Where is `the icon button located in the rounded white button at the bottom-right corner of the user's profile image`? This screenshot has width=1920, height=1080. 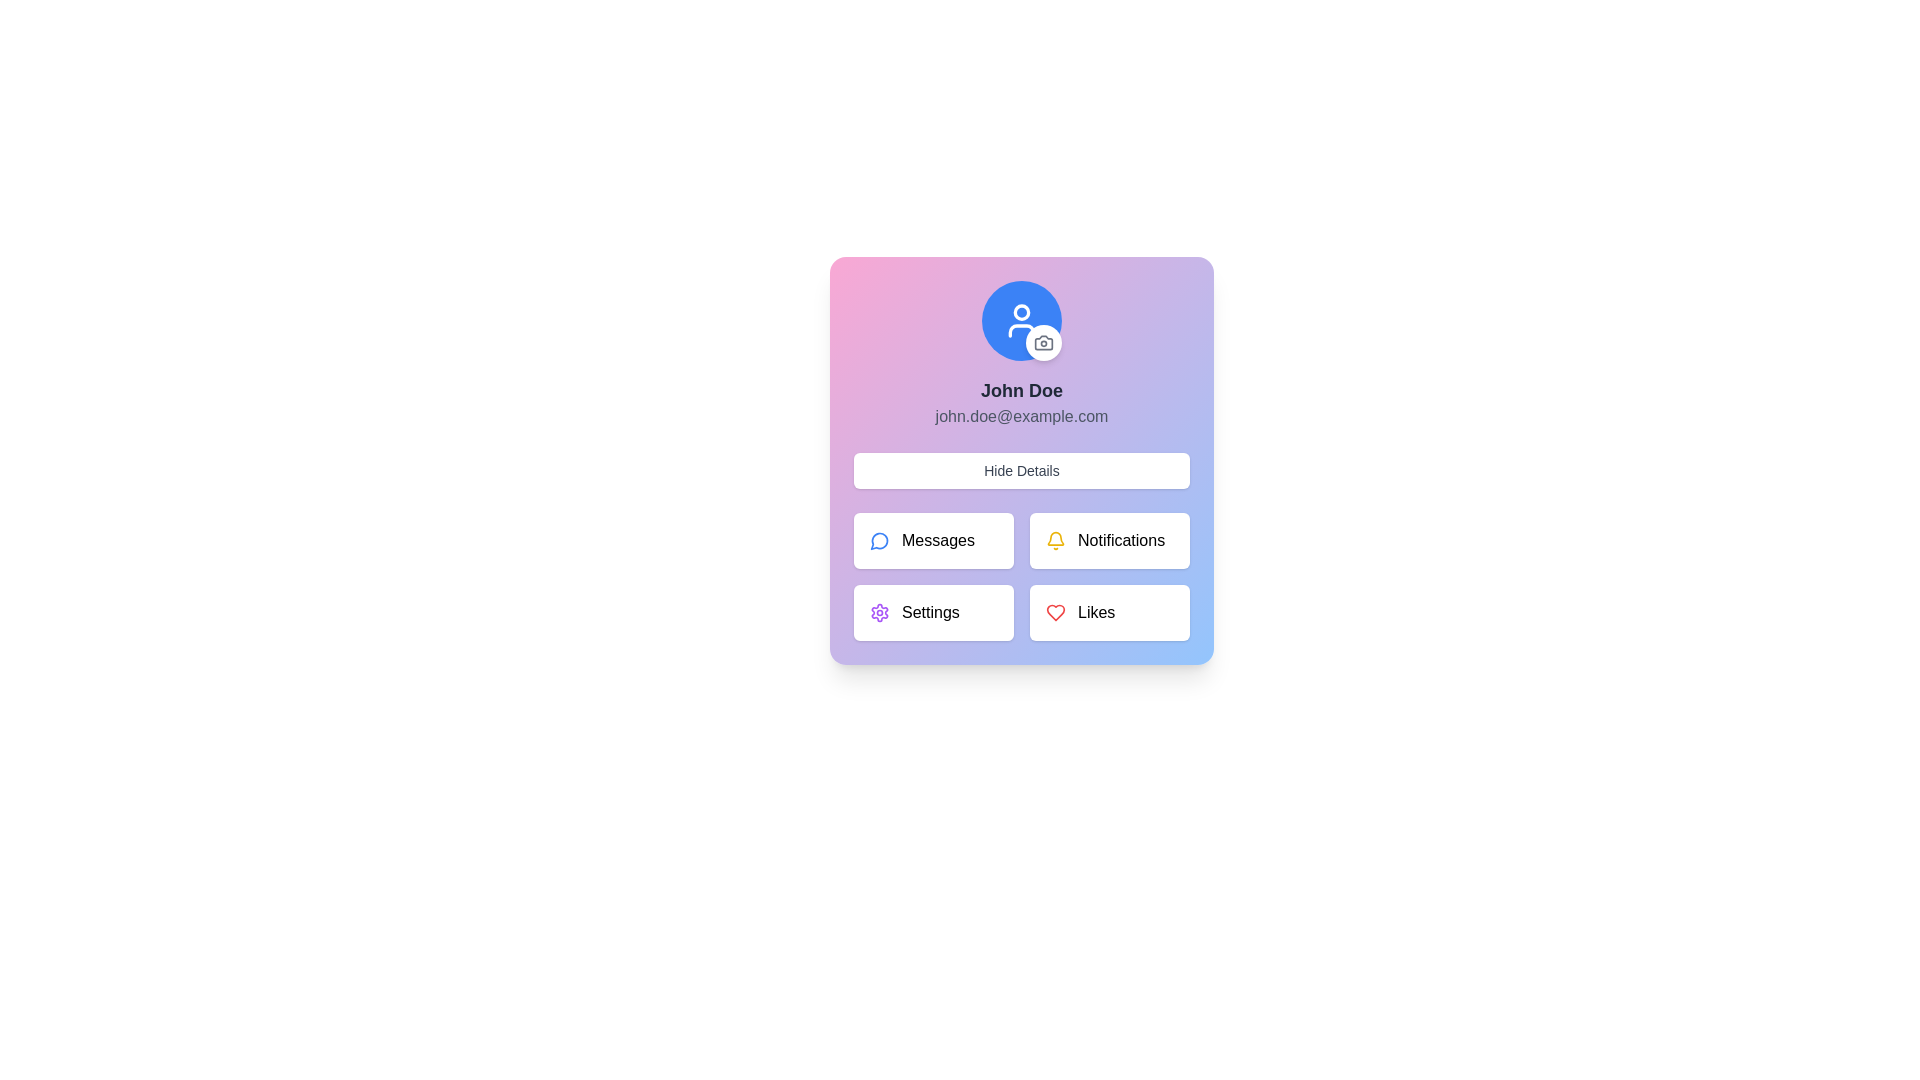 the icon button located in the rounded white button at the bottom-right corner of the user's profile image is located at coordinates (1042, 342).